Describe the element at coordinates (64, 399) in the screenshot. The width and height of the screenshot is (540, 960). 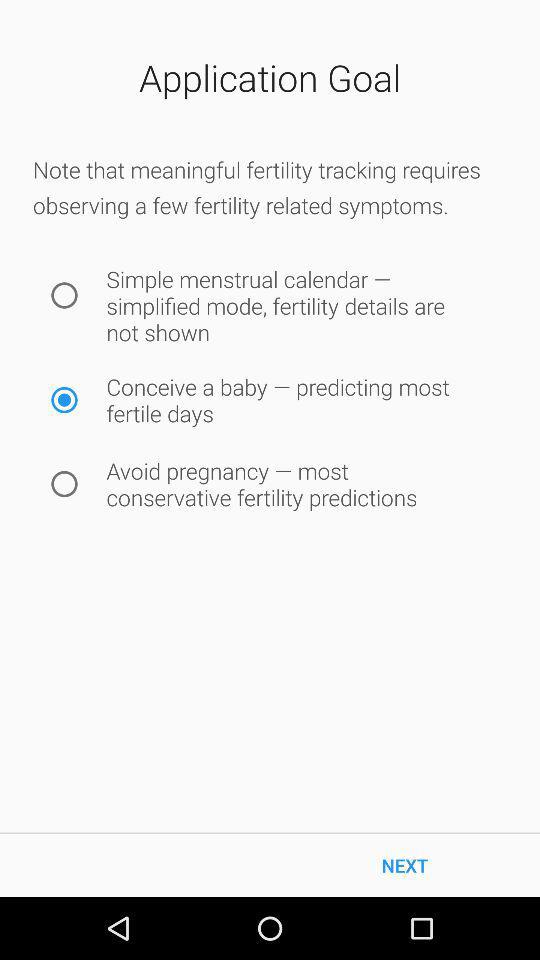
I see `choose fertility goal` at that location.